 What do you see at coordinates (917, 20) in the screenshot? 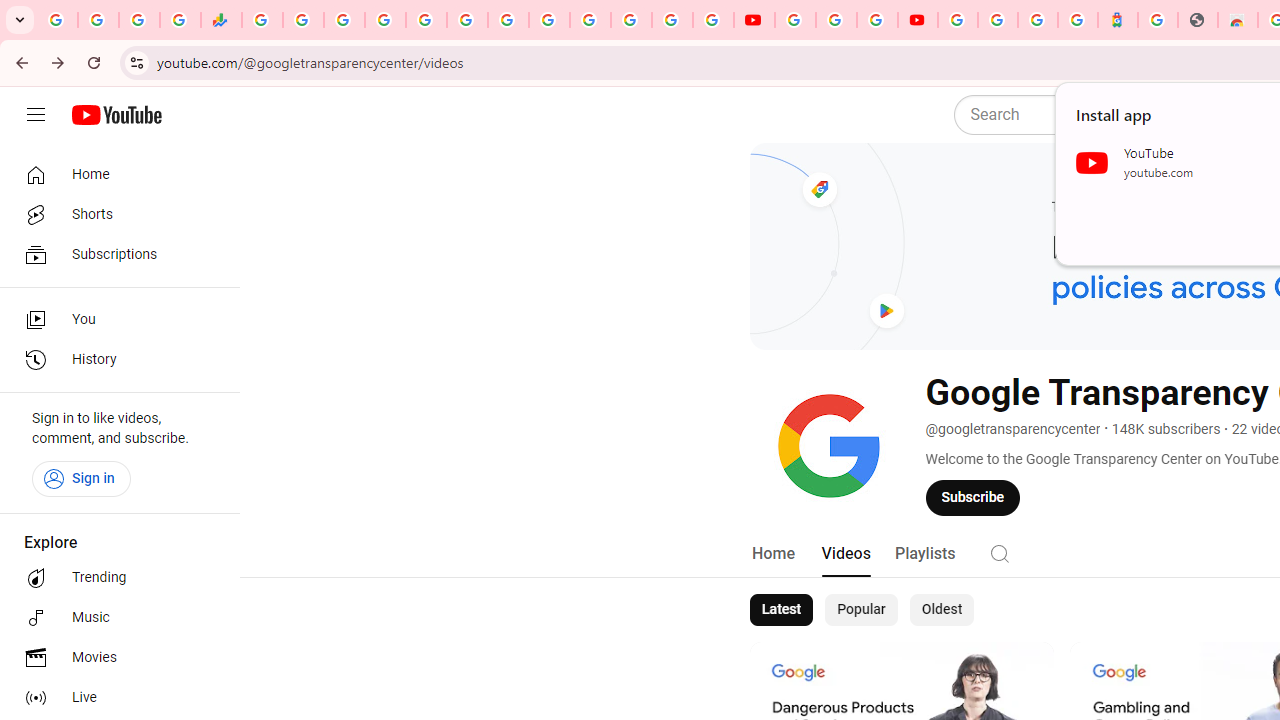
I see `'Content Creator Programs & Opportunities - YouTube Creators'` at bounding box center [917, 20].